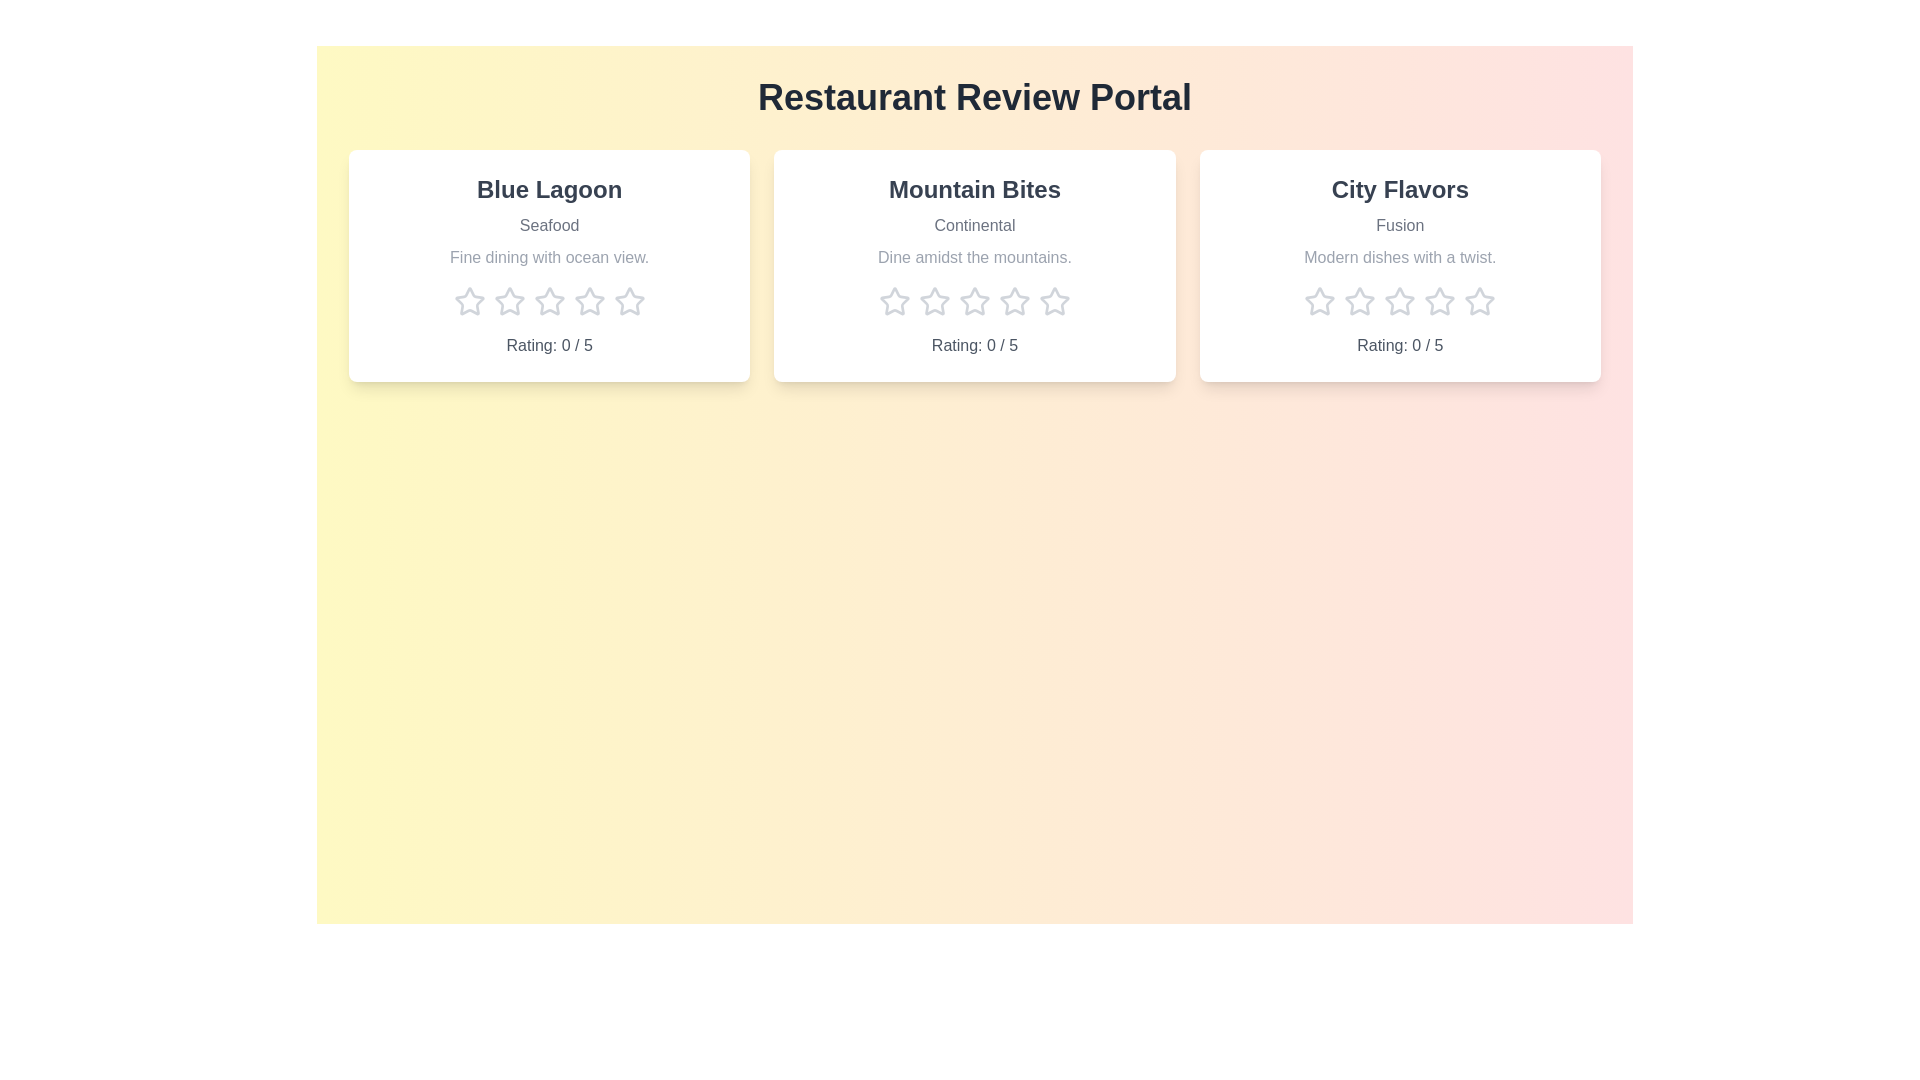 The width and height of the screenshot is (1920, 1080). Describe the element at coordinates (468, 301) in the screenshot. I see `the star corresponding to 1 stars for the 'Blue Lagoon' restaurant` at that location.